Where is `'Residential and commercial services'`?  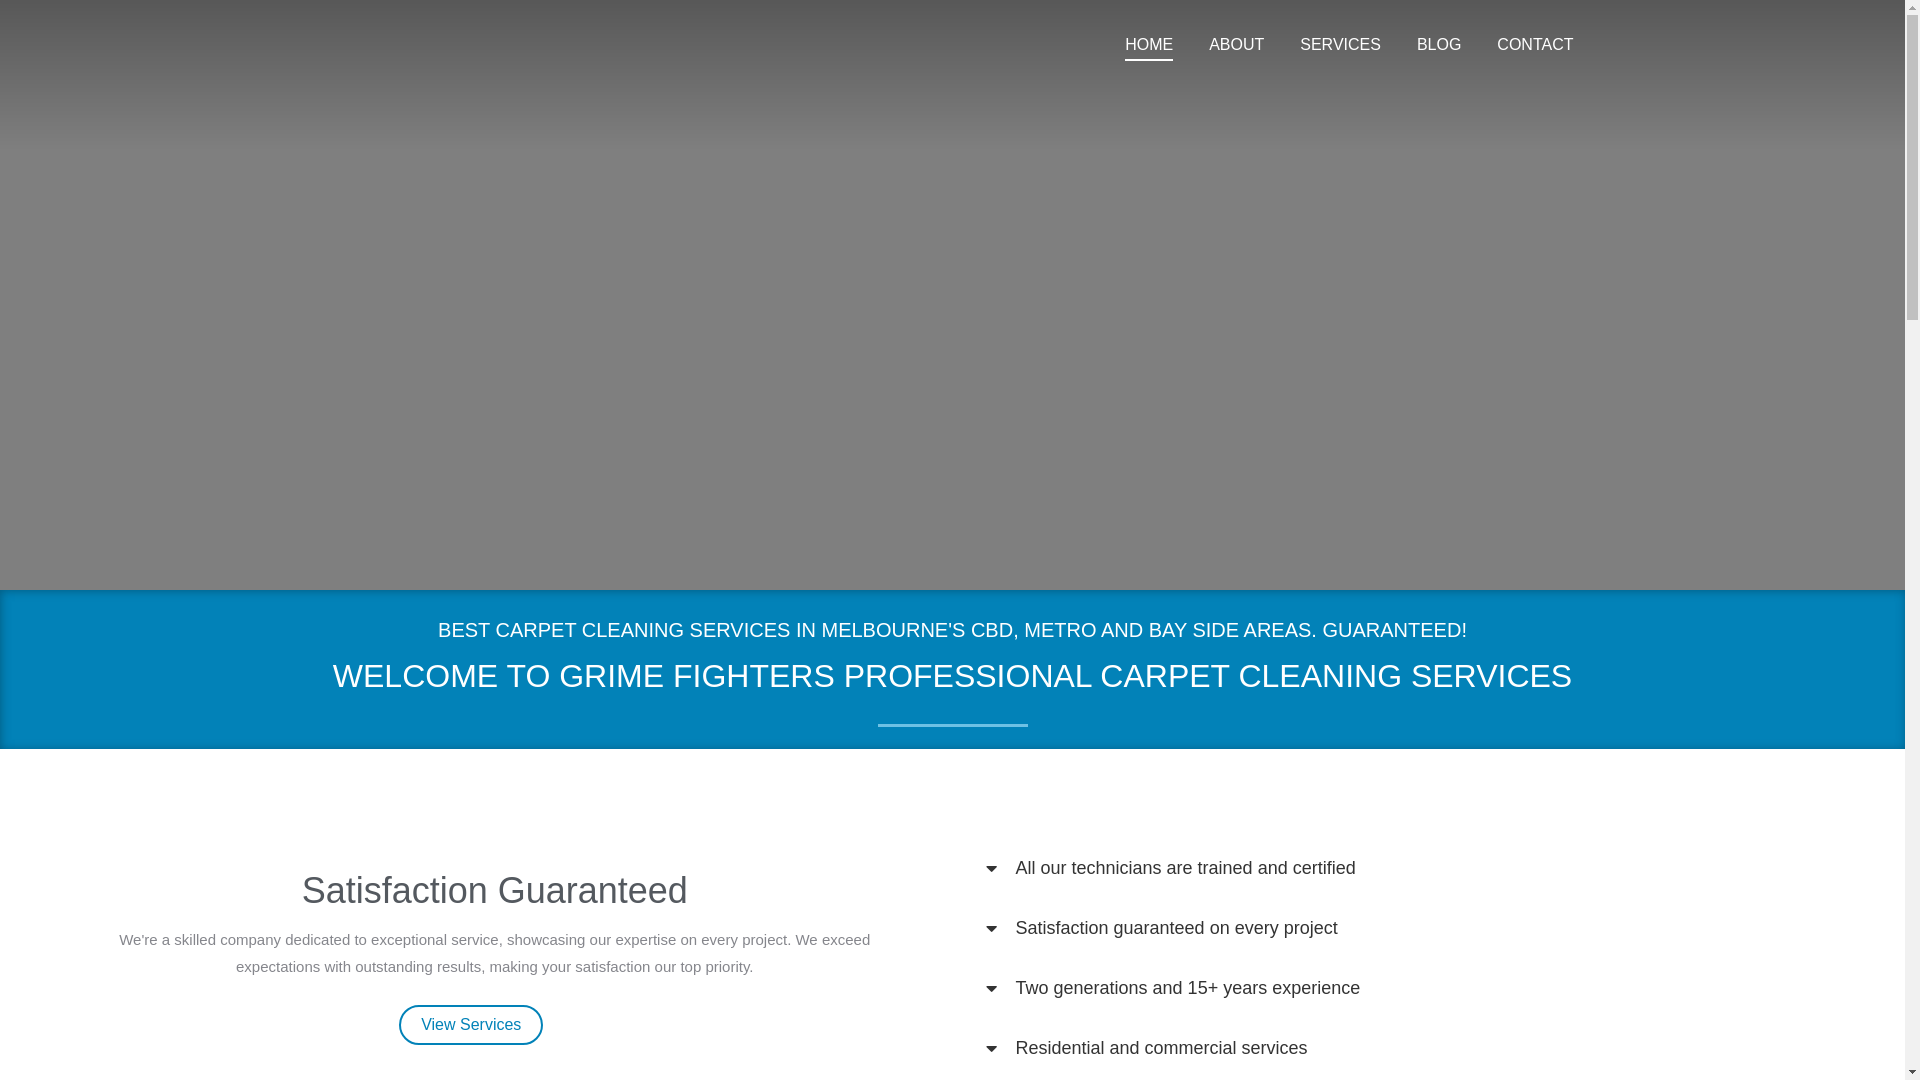 'Residential and commercial services' is located at coordinates (1016, 1047).